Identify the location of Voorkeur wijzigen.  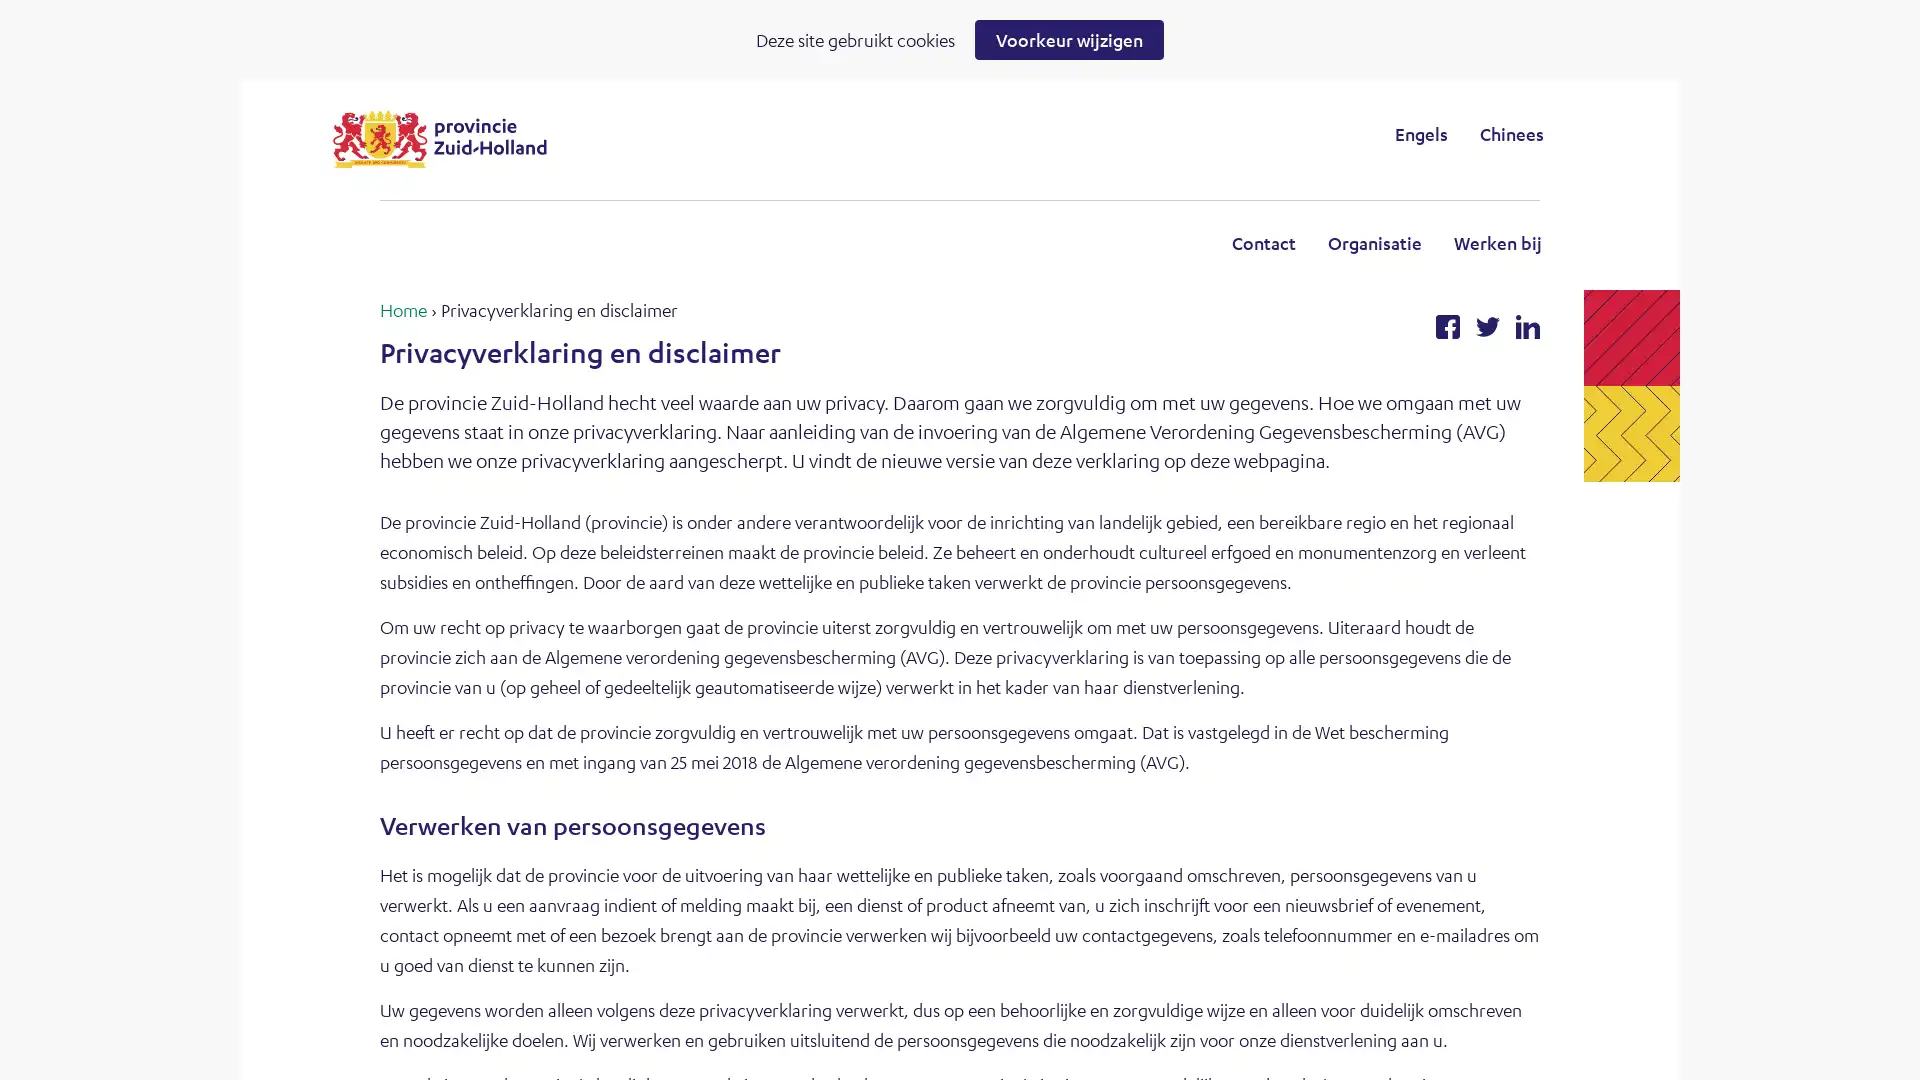
(1068, 39).